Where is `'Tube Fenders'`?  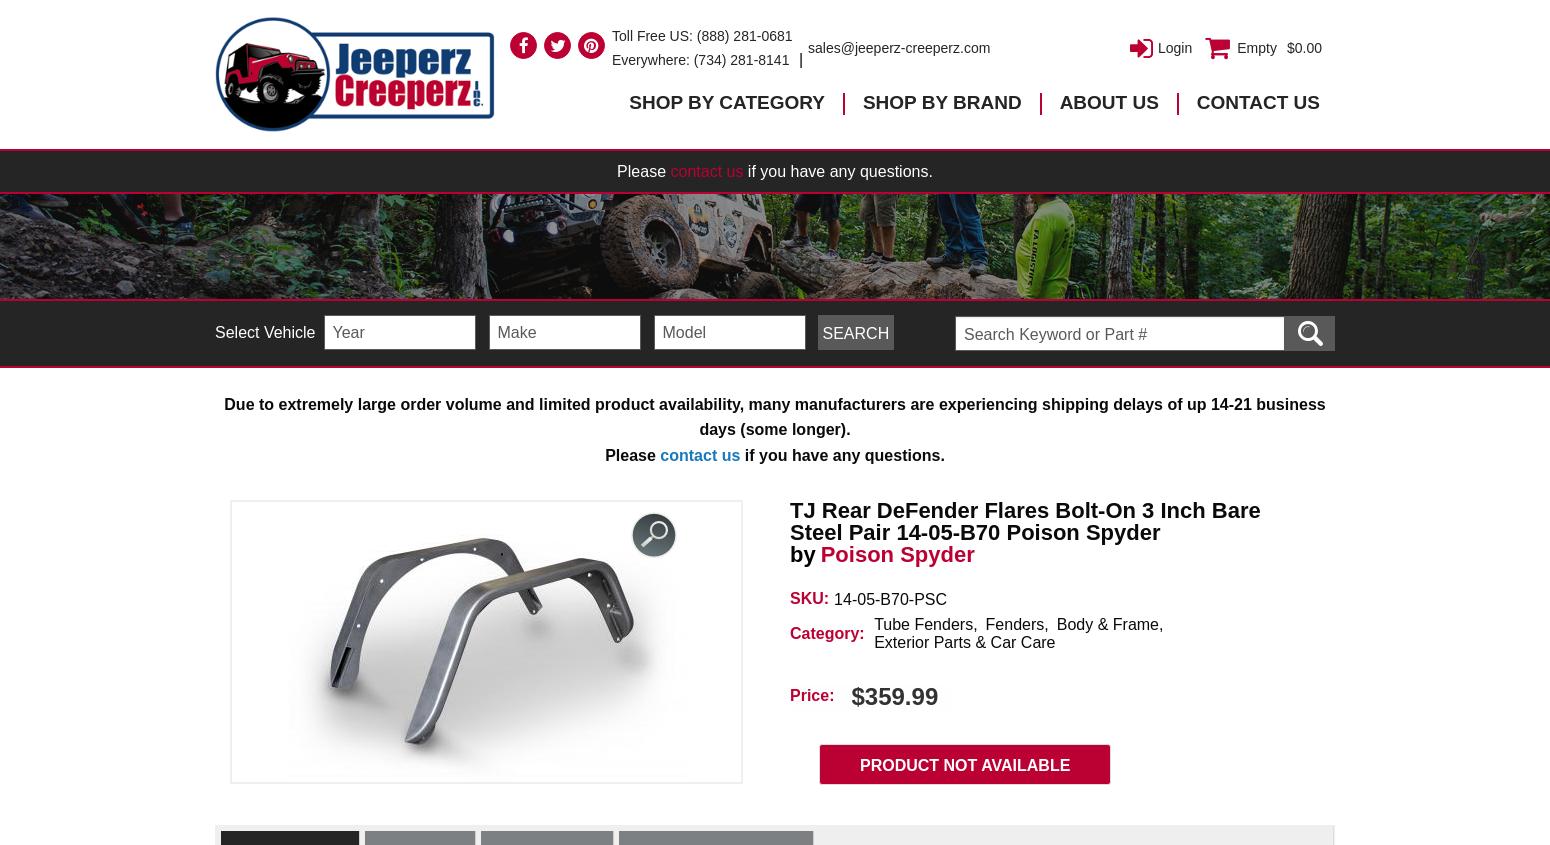
'Tube Fenders' is located at coordinates (874, 624).